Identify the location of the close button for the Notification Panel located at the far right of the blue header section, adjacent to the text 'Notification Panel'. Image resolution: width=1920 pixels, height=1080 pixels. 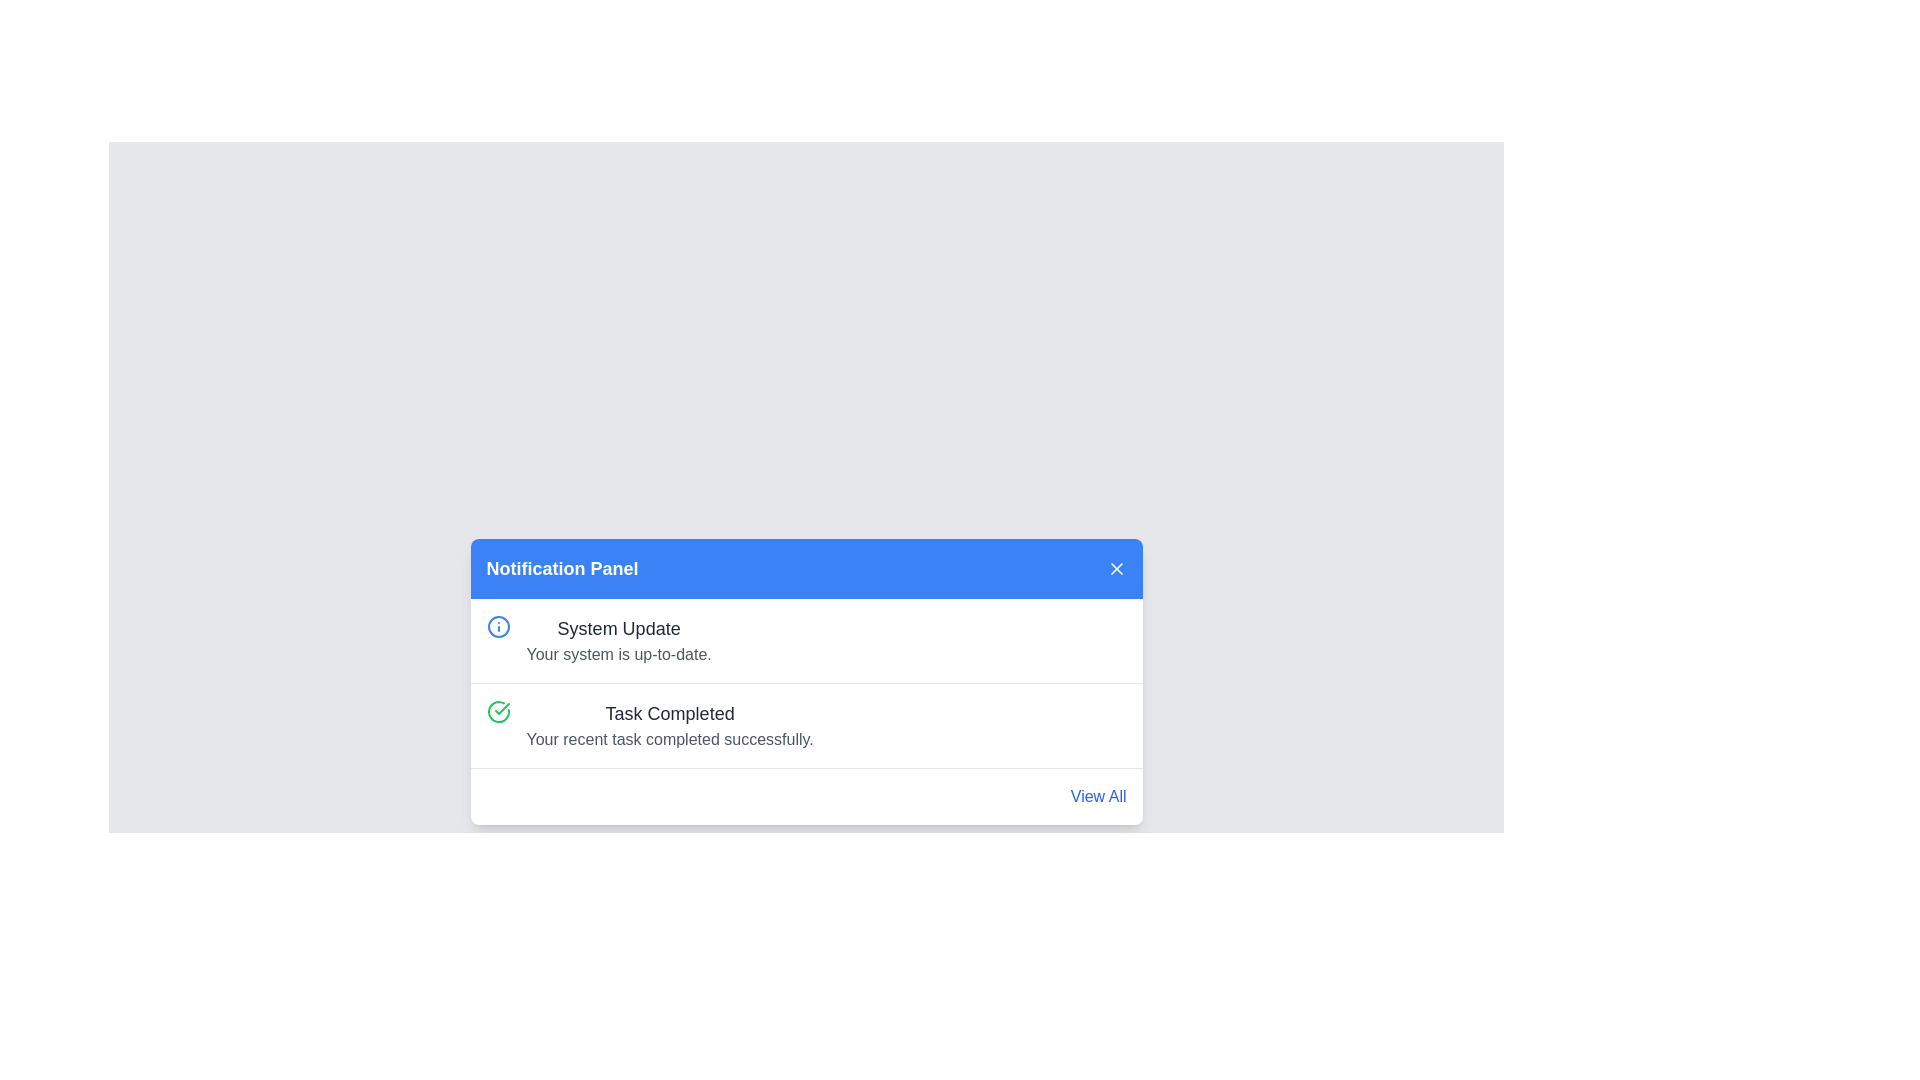
(1115, 569).